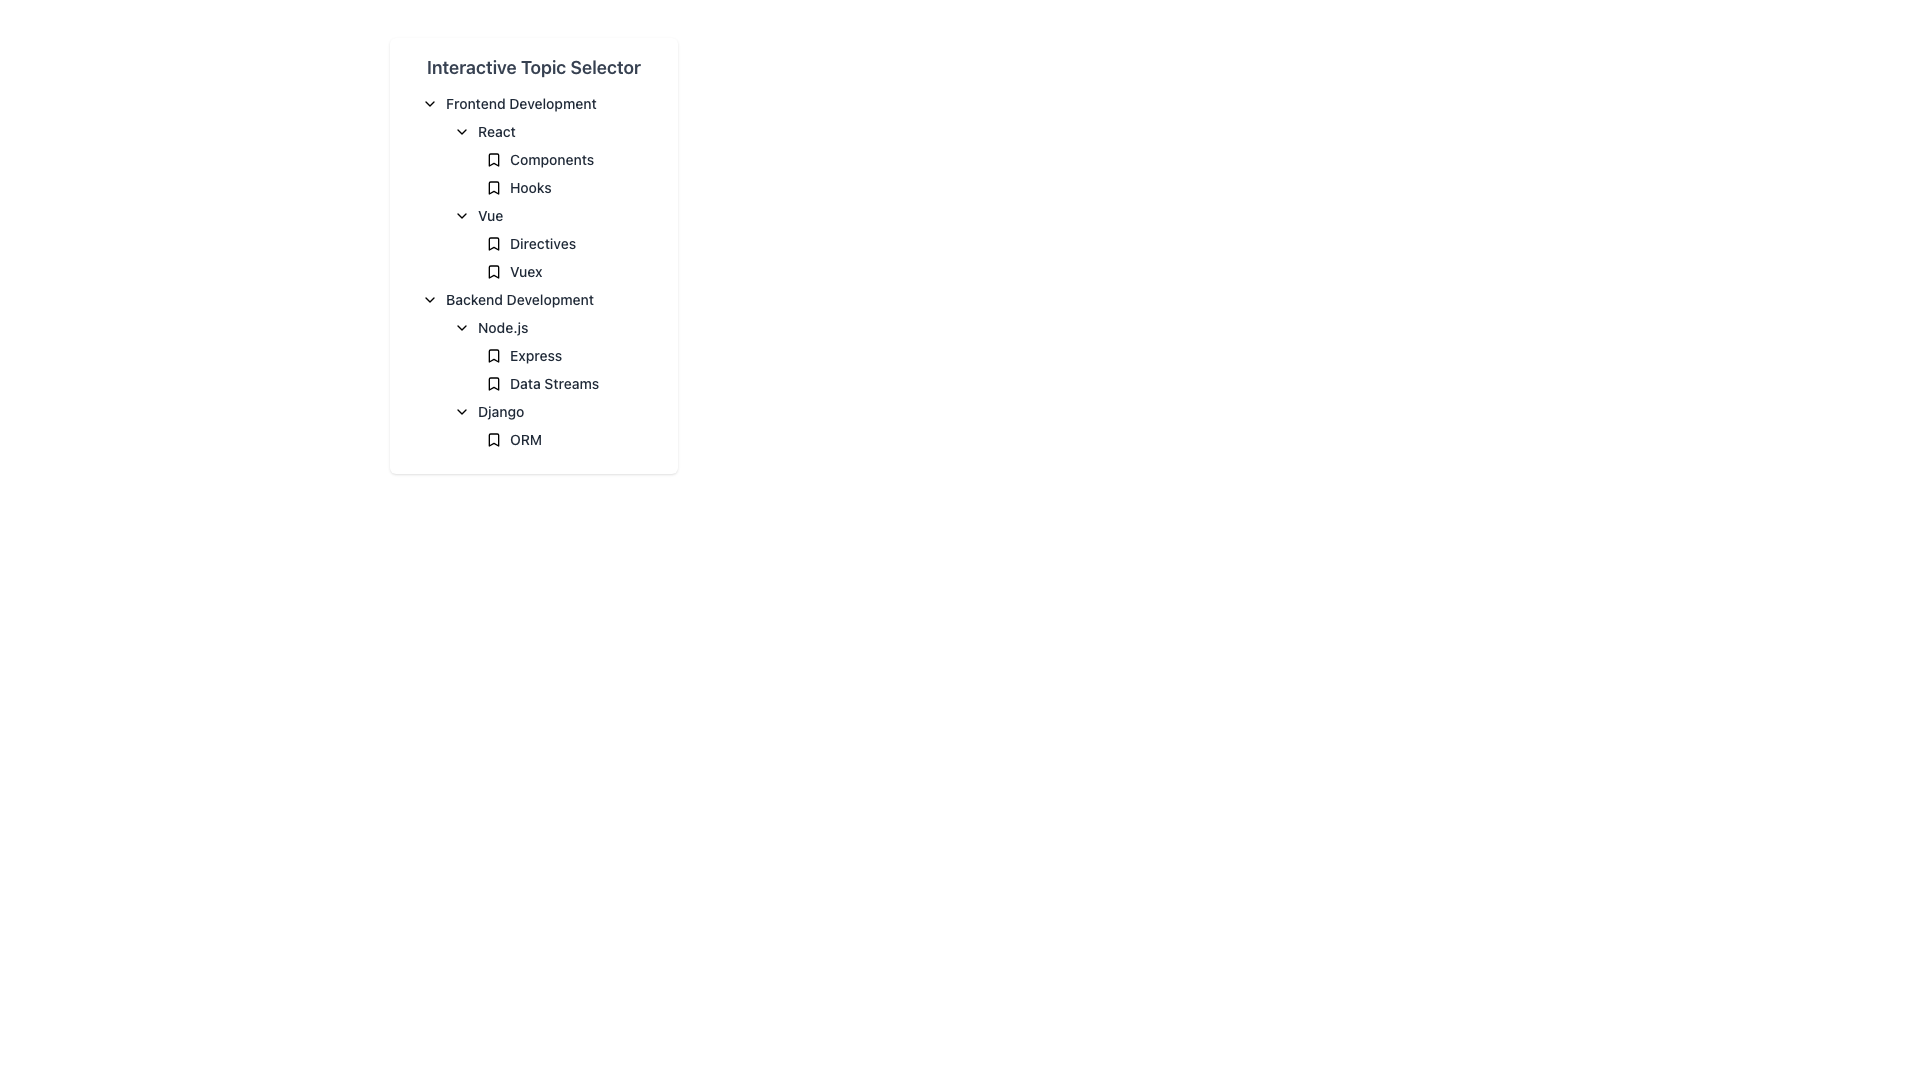 This screenshot has width=1920, height=1080. I want to click on the downward-pointing chevron icon next to the 'React' label, so click(460, 131).